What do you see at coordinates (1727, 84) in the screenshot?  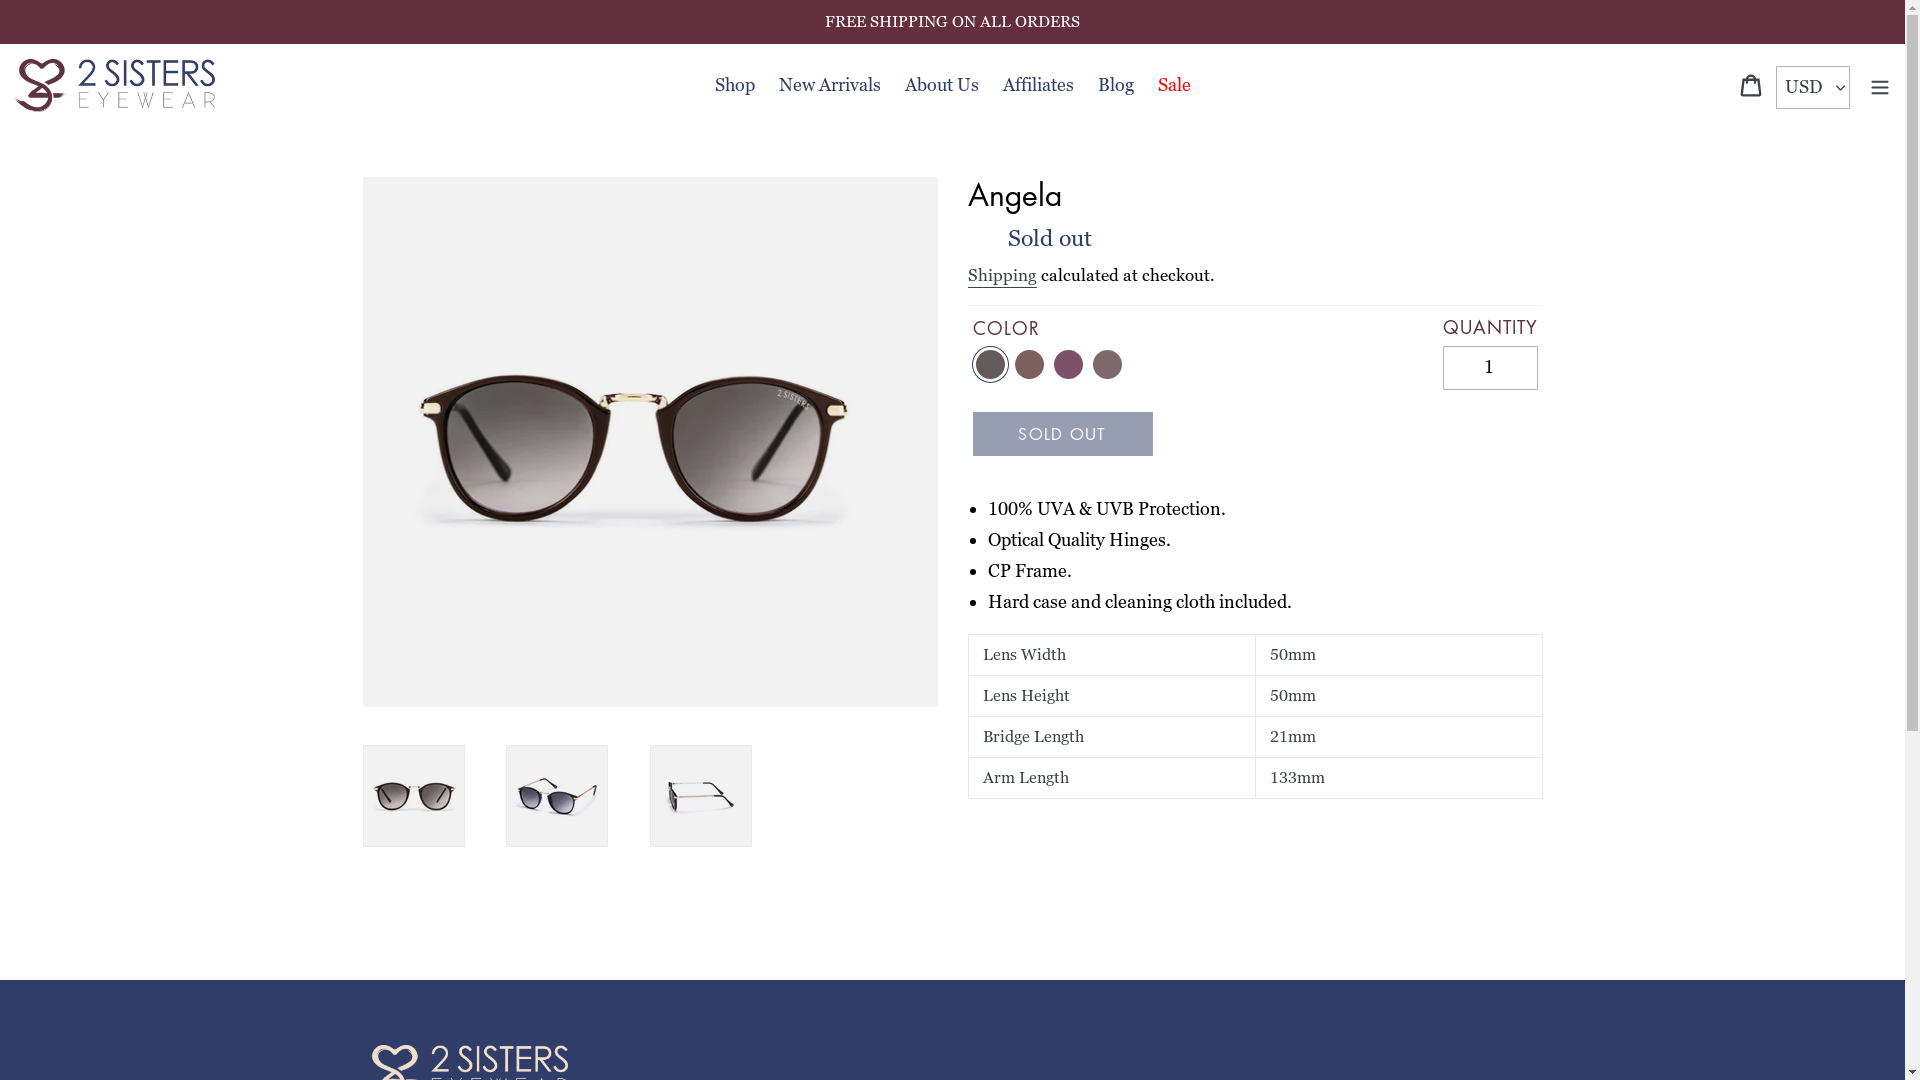 I see `'Cart'` at bounding box center [1727, 84].